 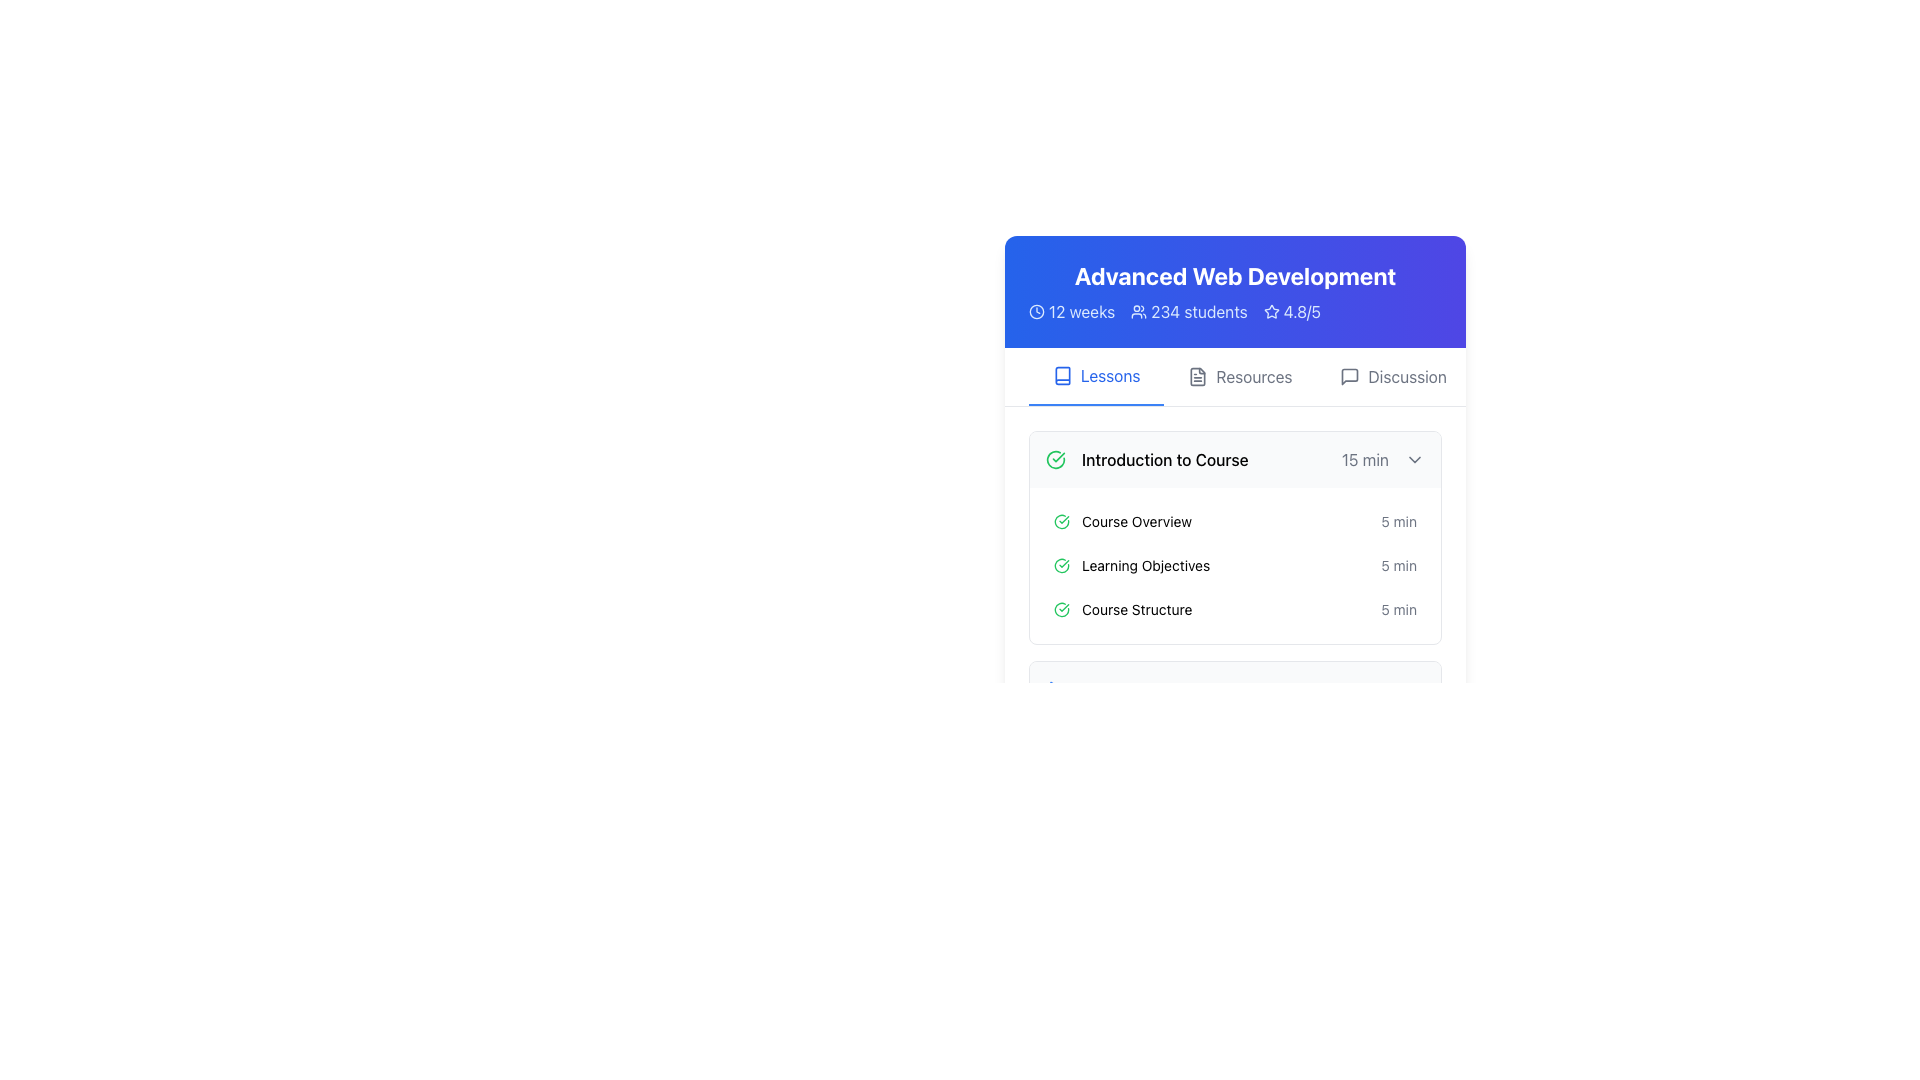 What do you see at coordinates (1189, 312) in the screenshot?
I see `the static text element displaying '234 students' next to an icon of multiple user silhouettes on a blue background, located in the second position among three pieces of information under the course title` at bounding box center [1189, 312].